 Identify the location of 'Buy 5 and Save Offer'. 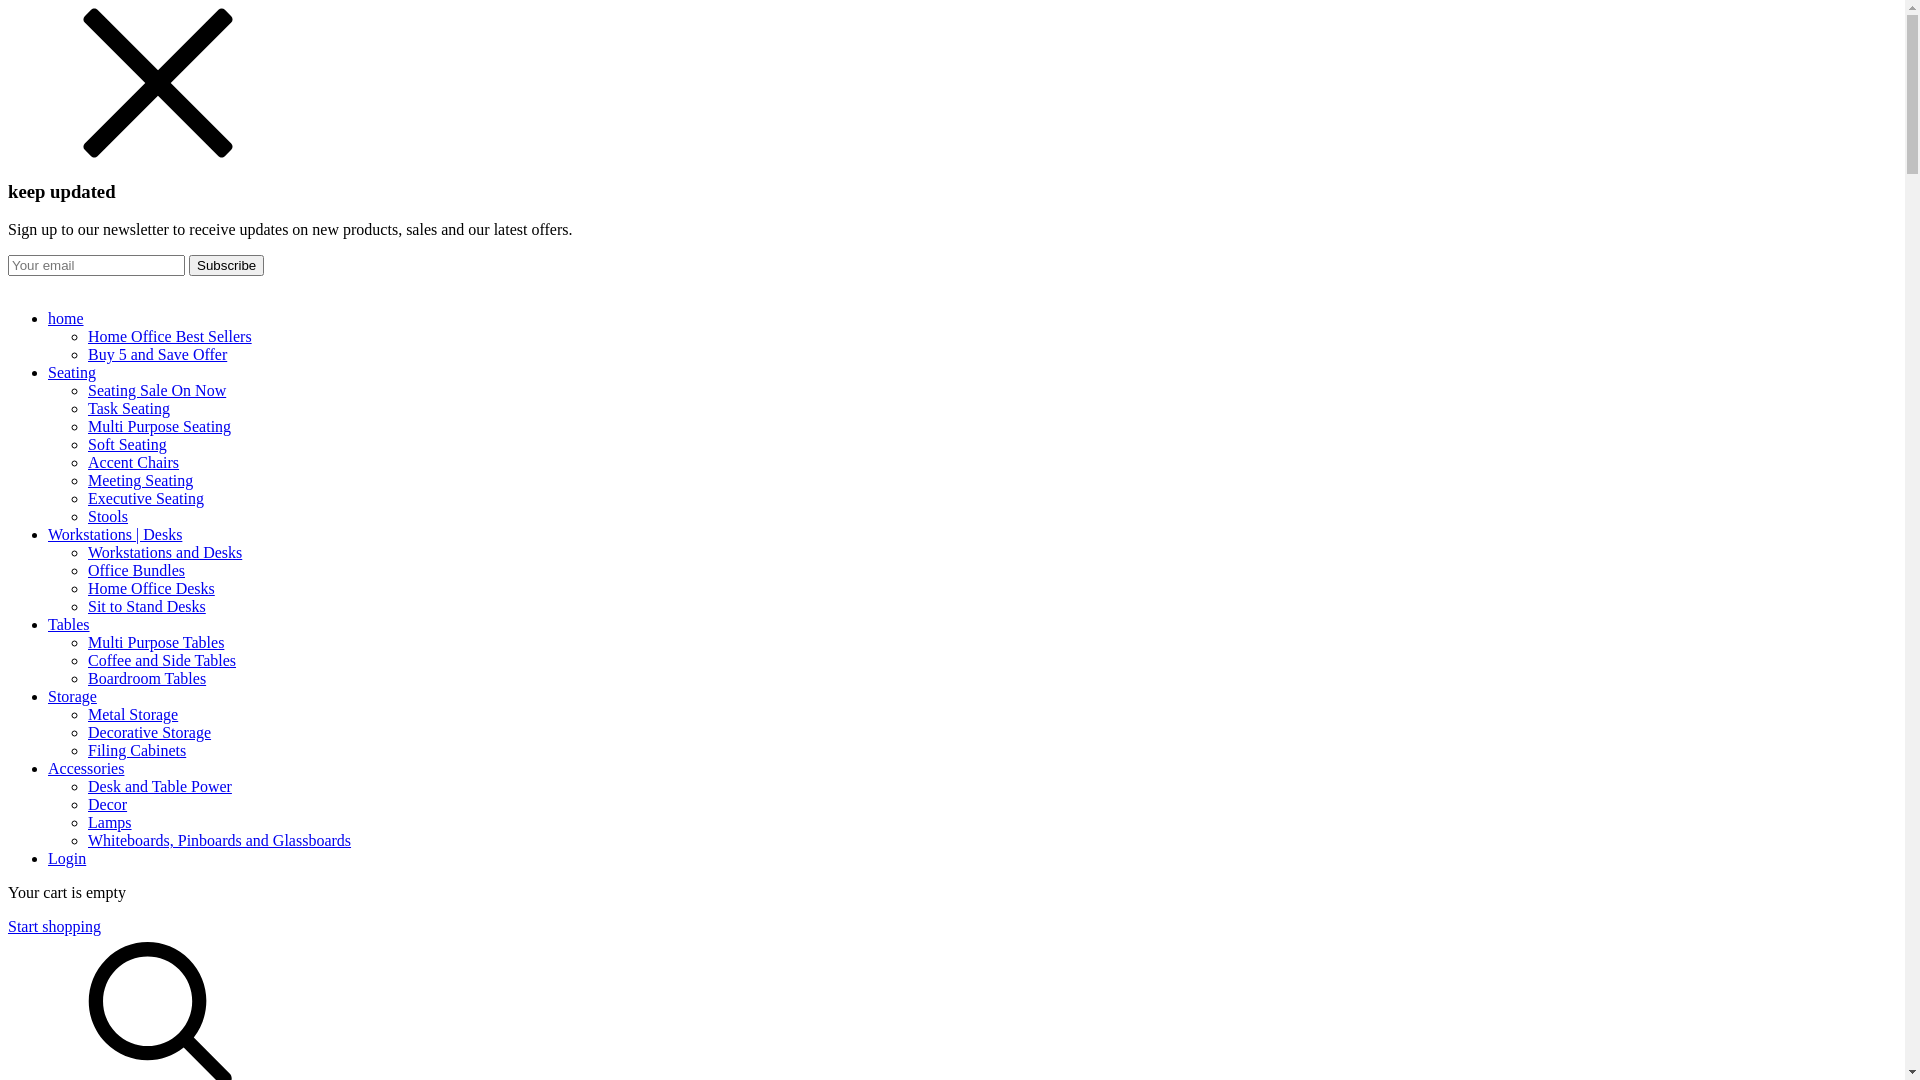
(156, 353).